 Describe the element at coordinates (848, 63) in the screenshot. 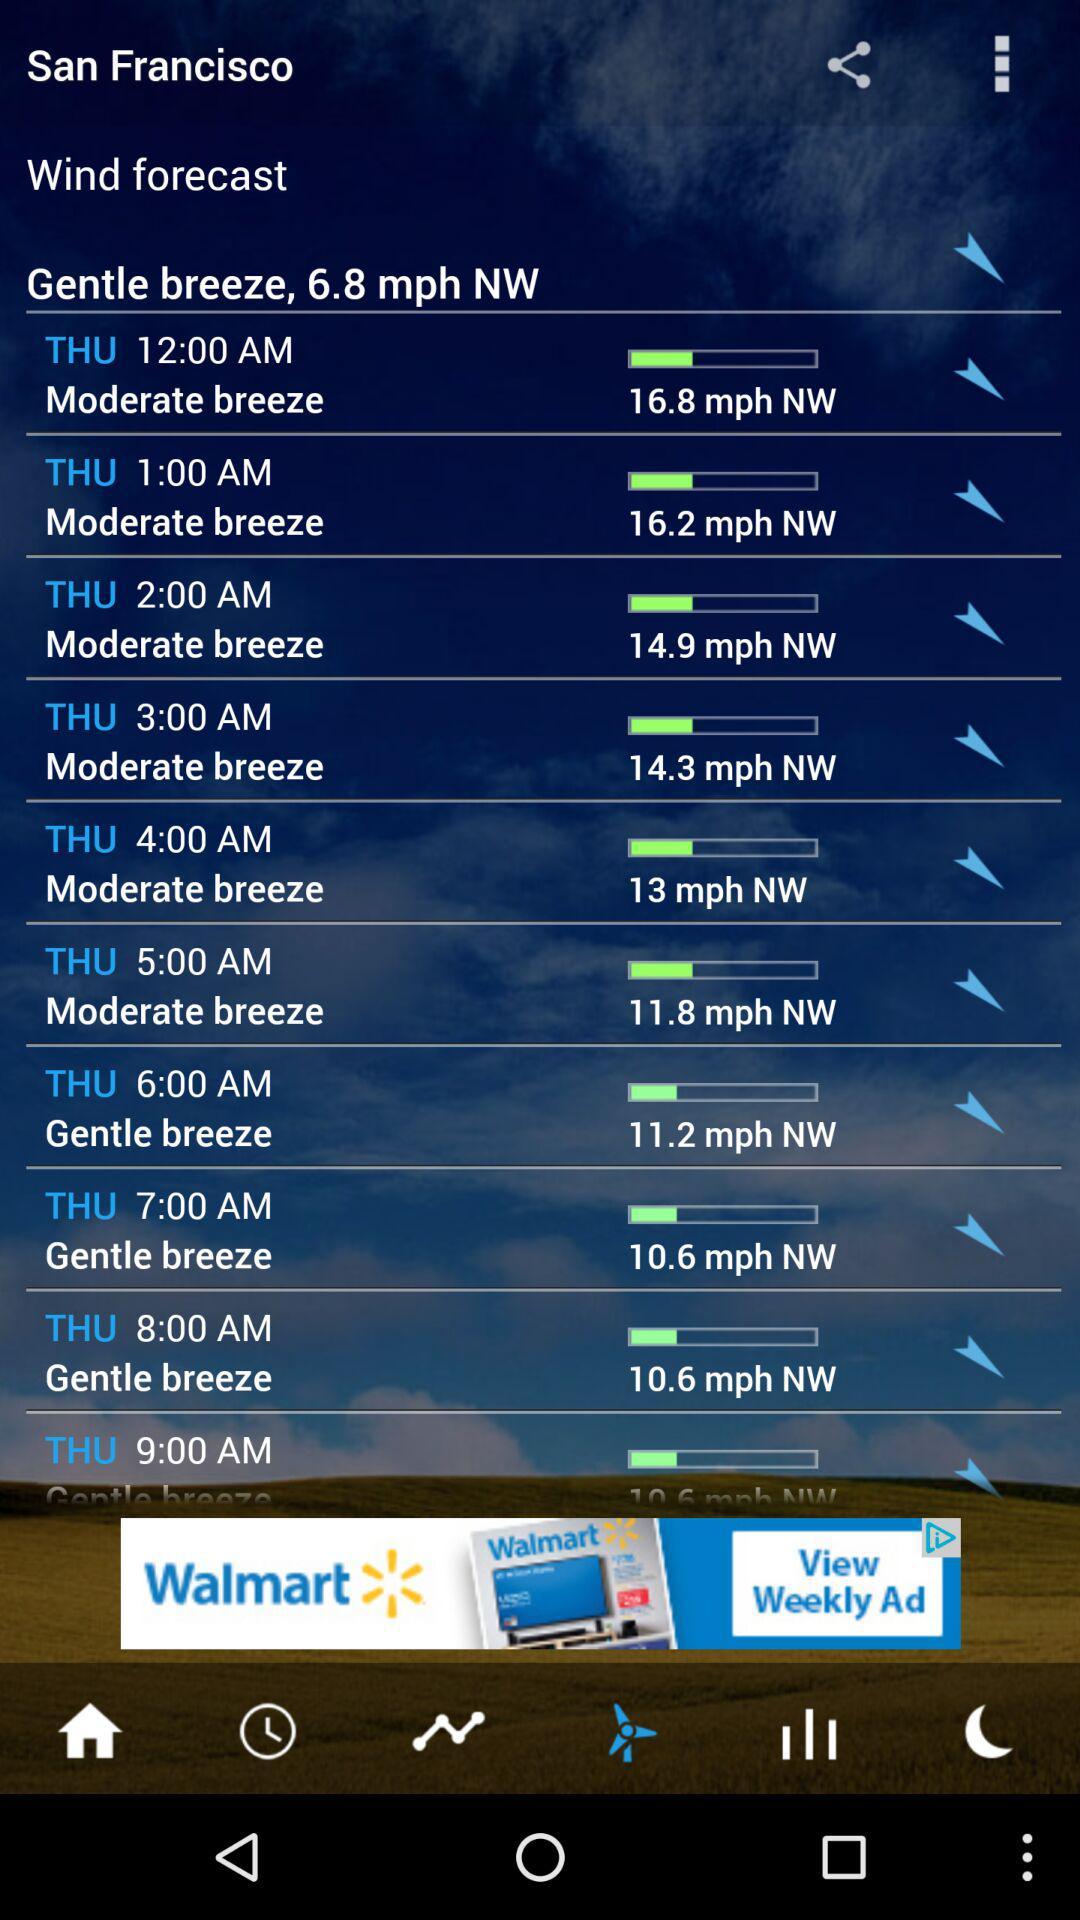

I see `share the forecast details` at that location.